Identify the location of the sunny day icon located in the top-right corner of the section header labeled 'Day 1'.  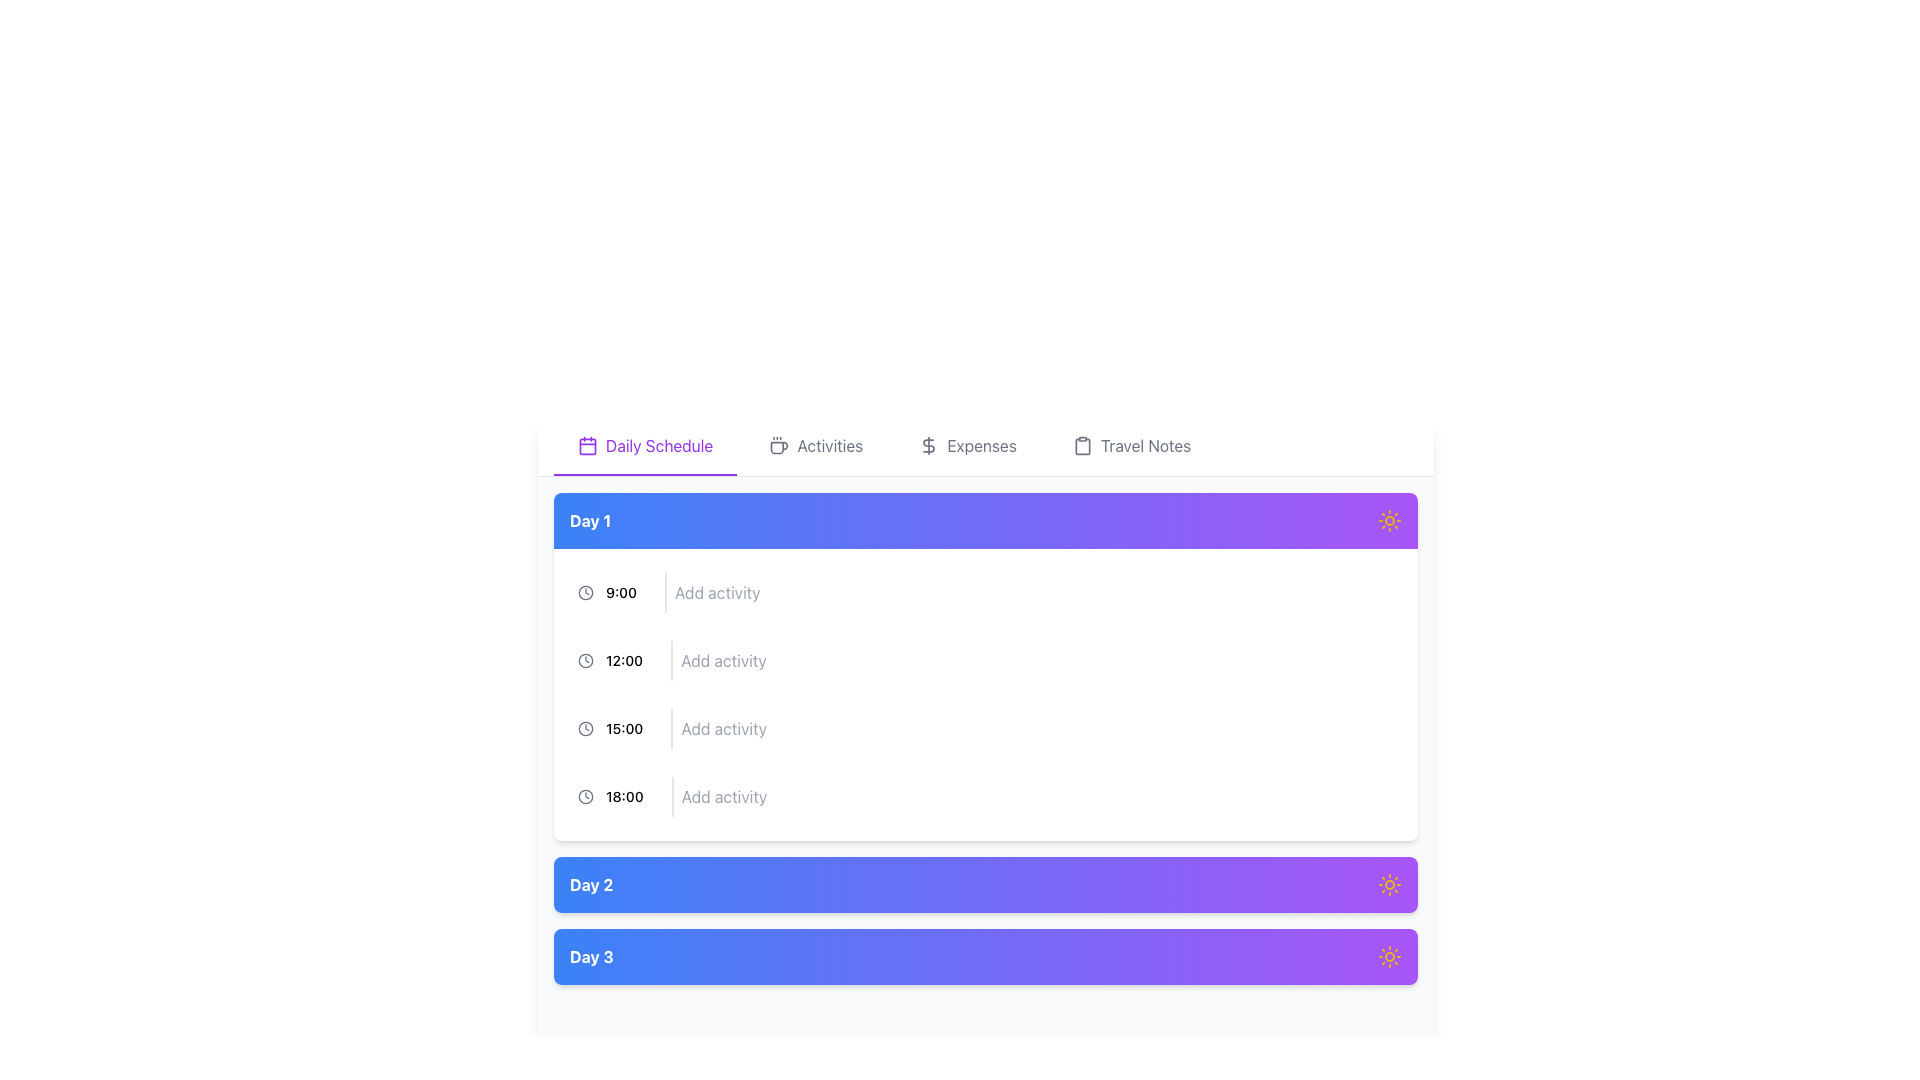
(1389, 519).